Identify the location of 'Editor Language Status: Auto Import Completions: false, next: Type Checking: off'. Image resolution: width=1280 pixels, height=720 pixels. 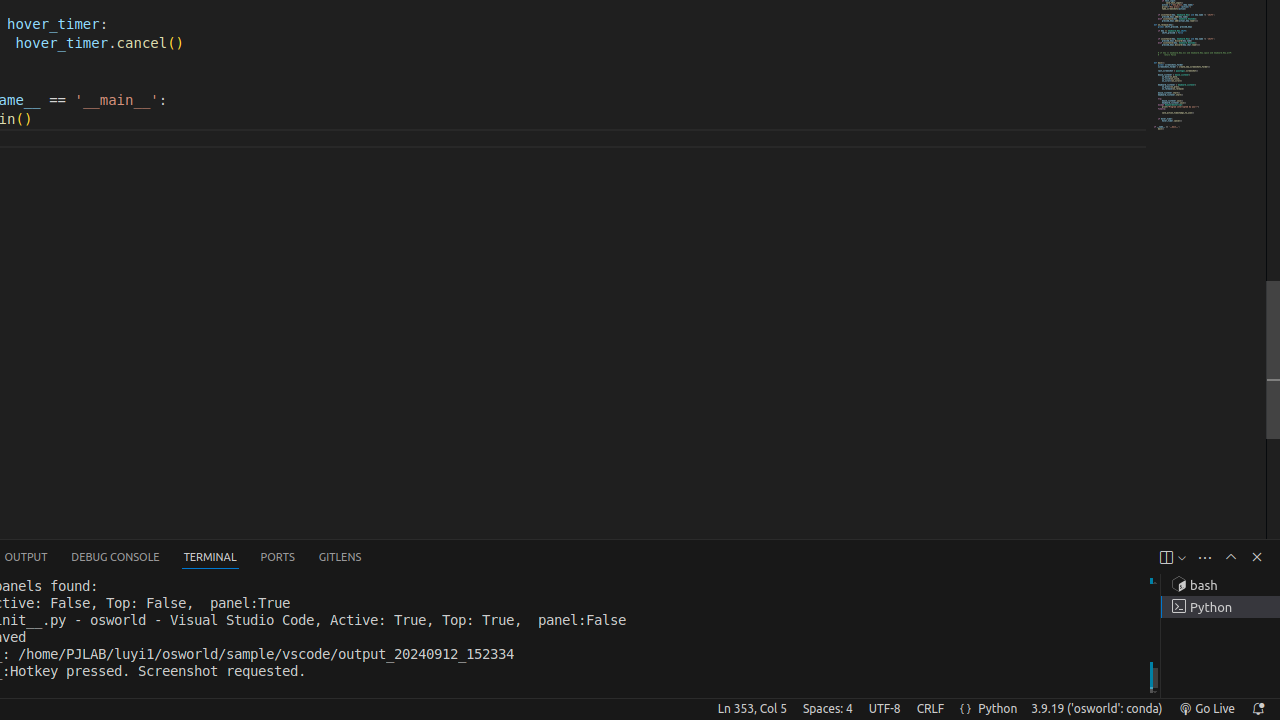
(965, 707).